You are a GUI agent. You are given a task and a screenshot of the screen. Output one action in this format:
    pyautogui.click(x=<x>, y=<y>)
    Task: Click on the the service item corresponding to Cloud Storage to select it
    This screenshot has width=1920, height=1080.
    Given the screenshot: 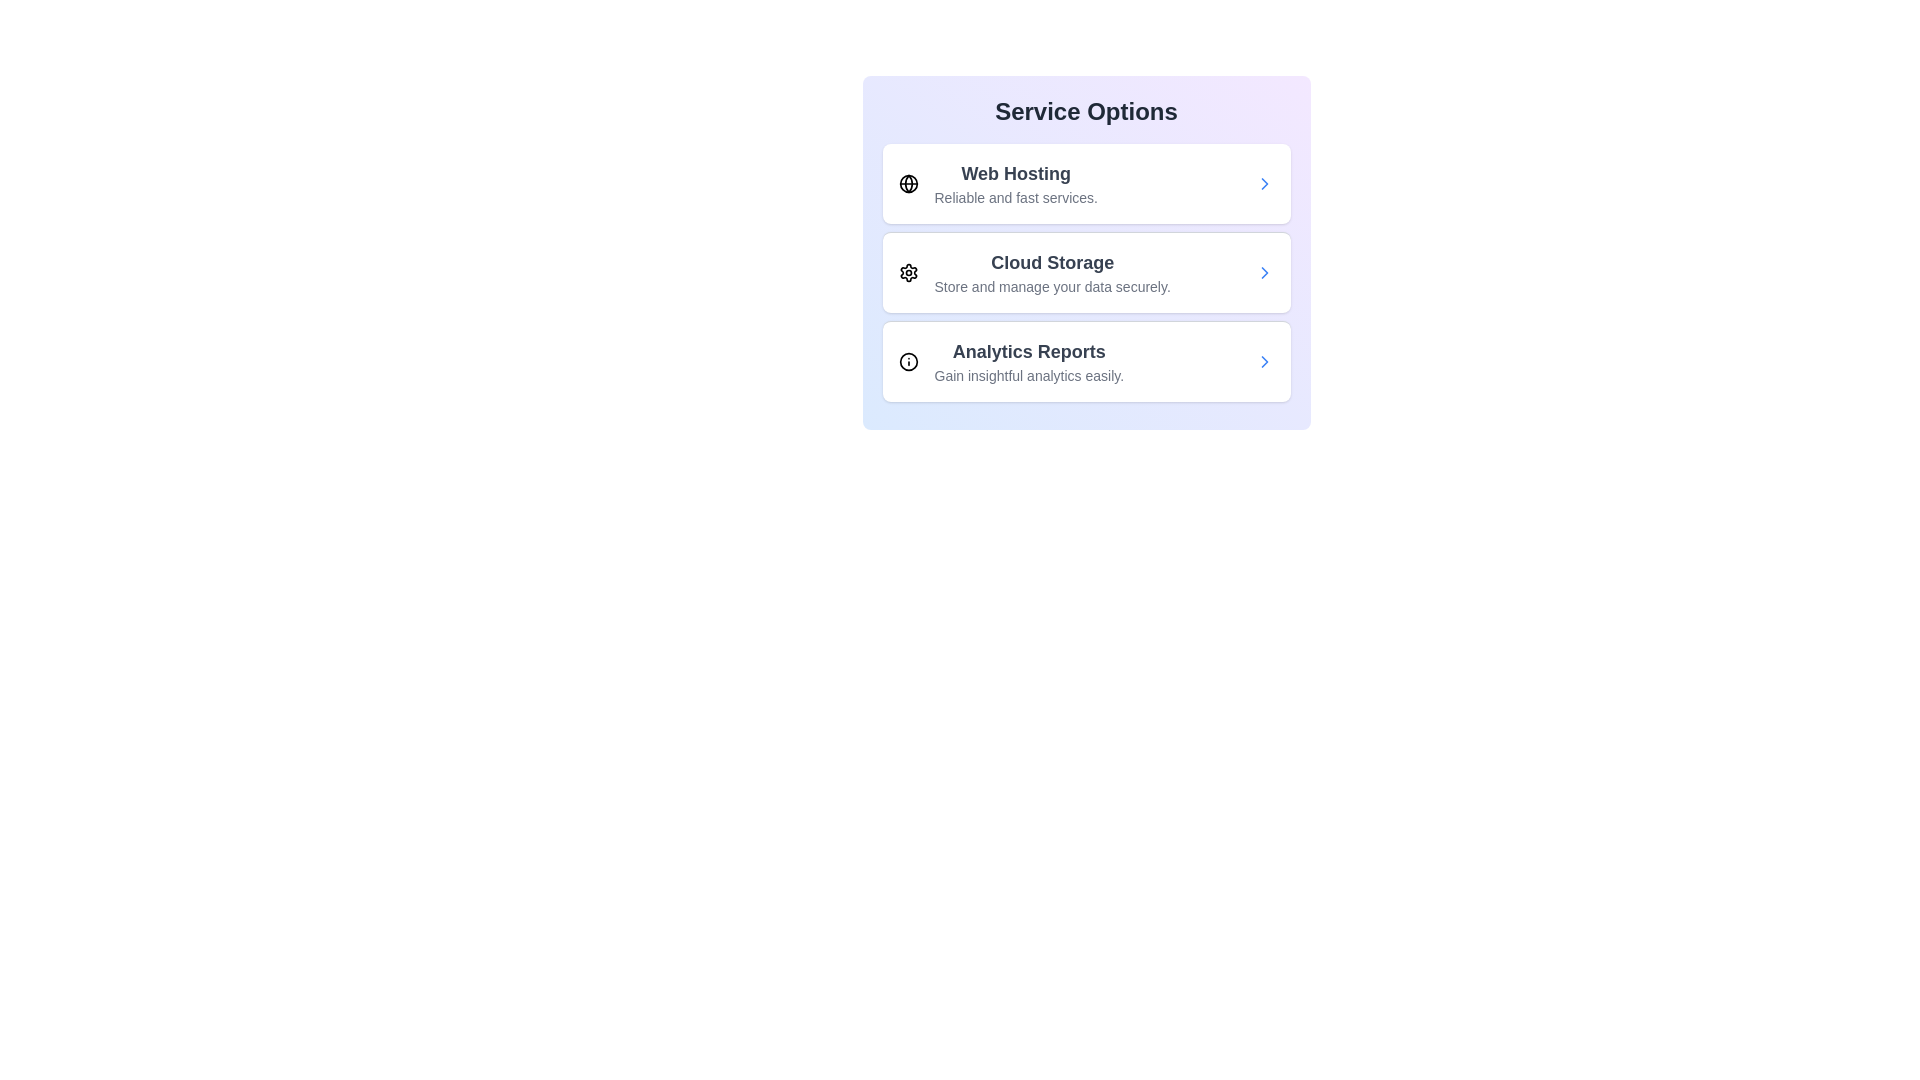 What is the action you would take?
    pyautogui.click(x=1085, y=272)
    